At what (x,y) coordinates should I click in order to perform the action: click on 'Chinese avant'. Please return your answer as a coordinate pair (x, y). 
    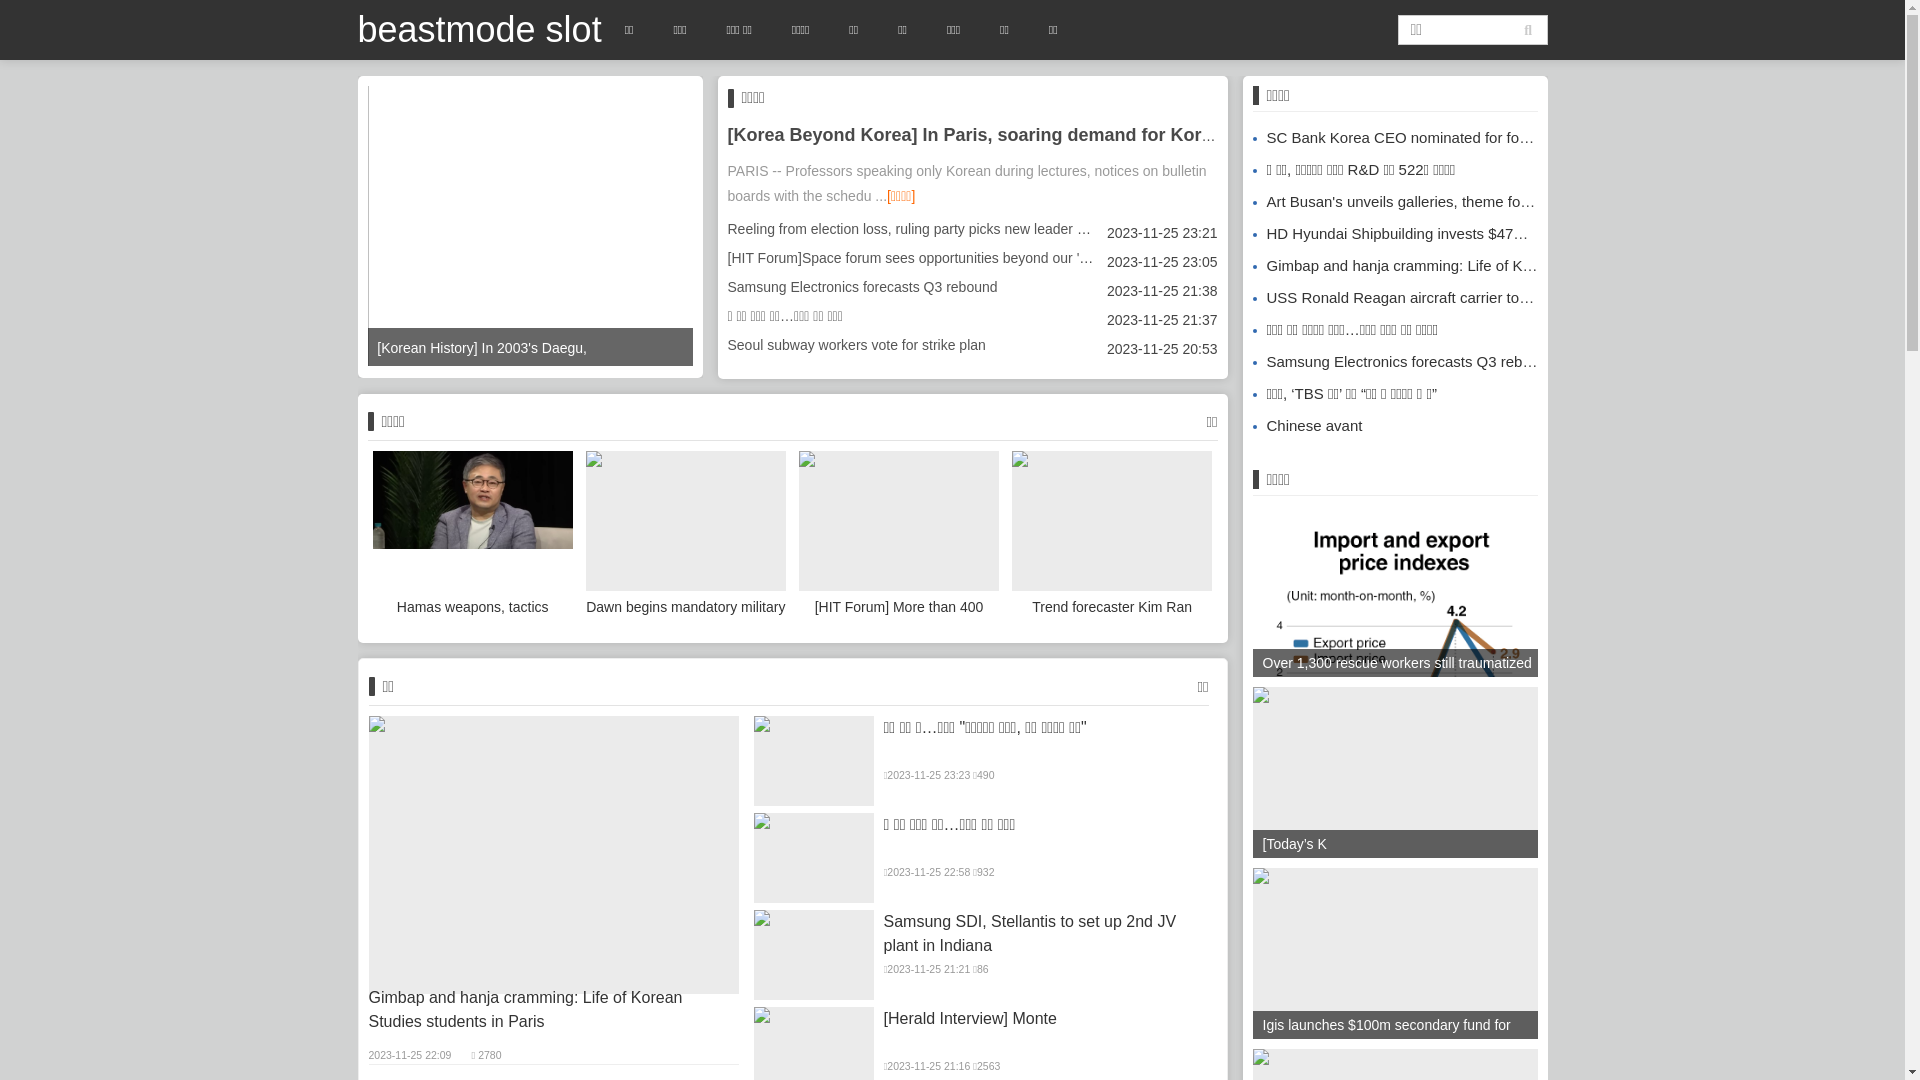
    Looking at the image, I should click on (1306, 424).